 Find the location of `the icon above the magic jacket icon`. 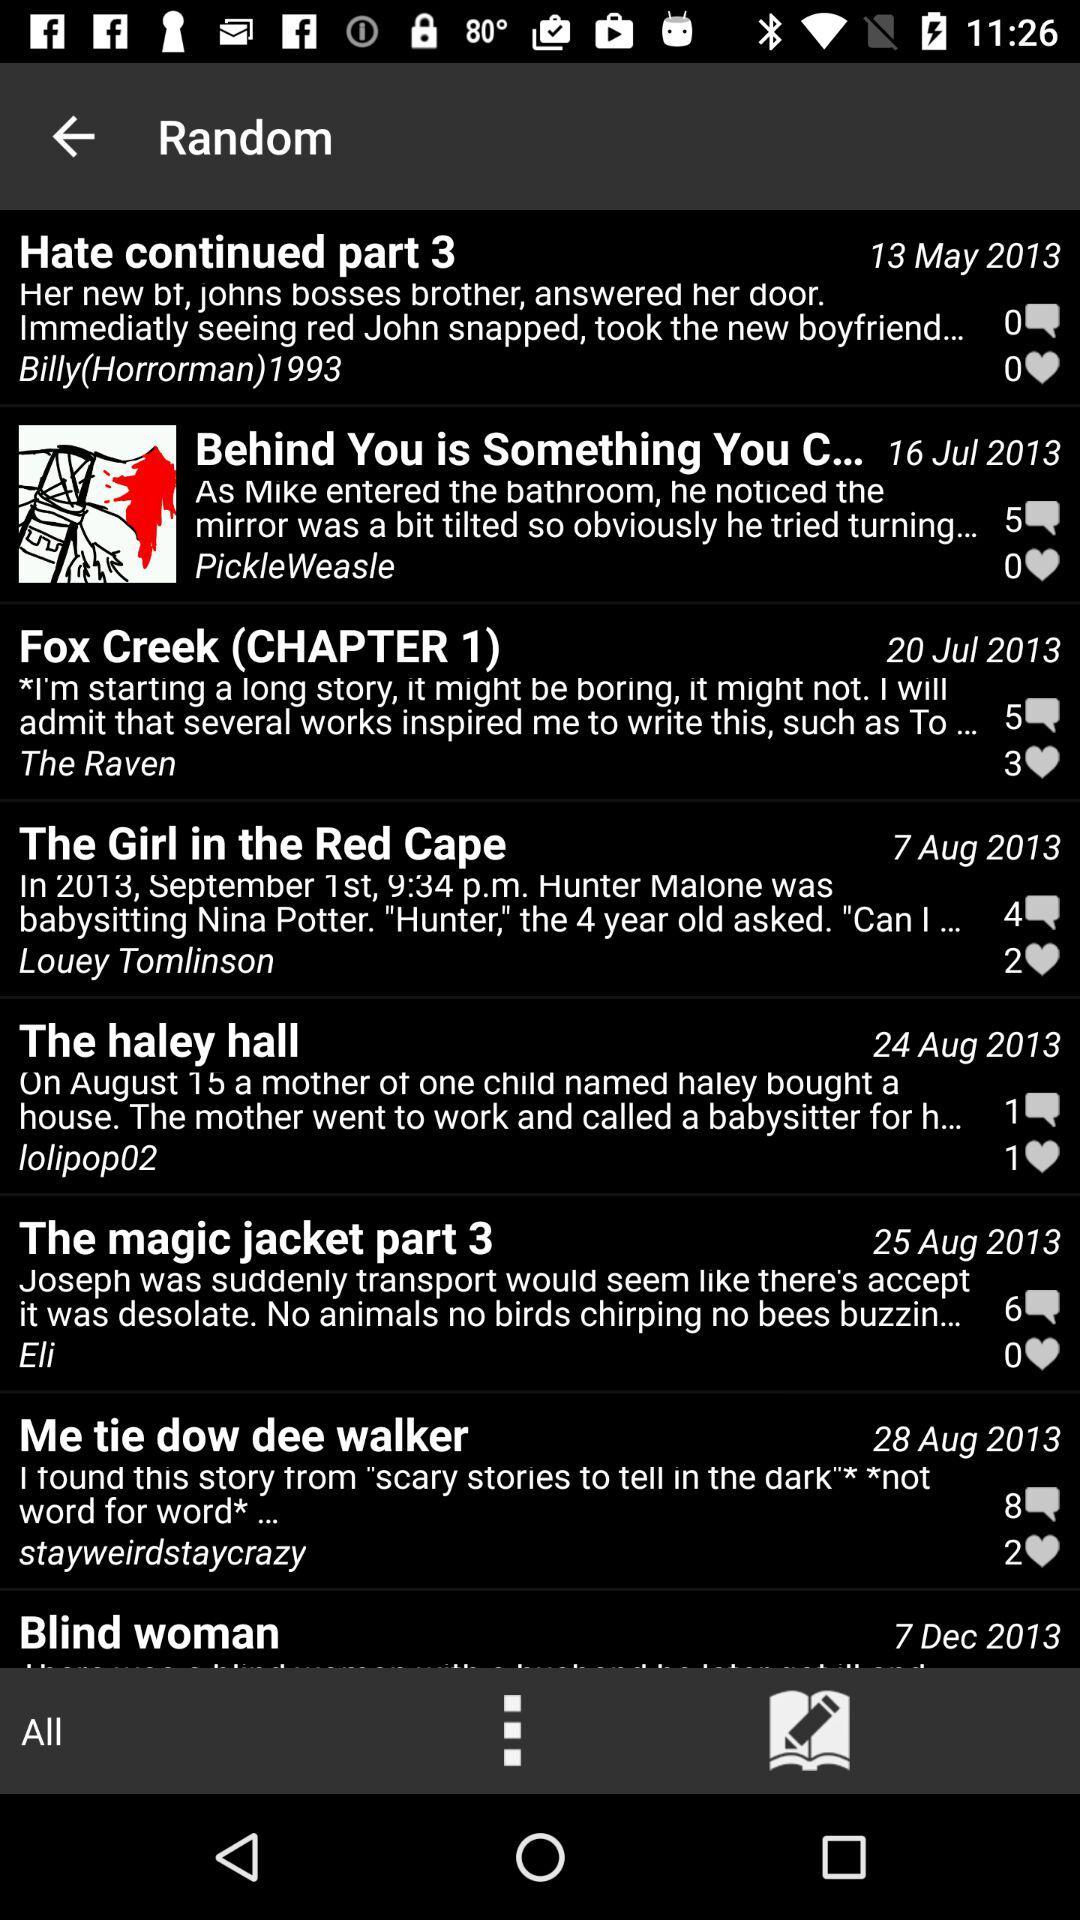

the icon above the magic jacket icon is located at coordinates (498, 1105).